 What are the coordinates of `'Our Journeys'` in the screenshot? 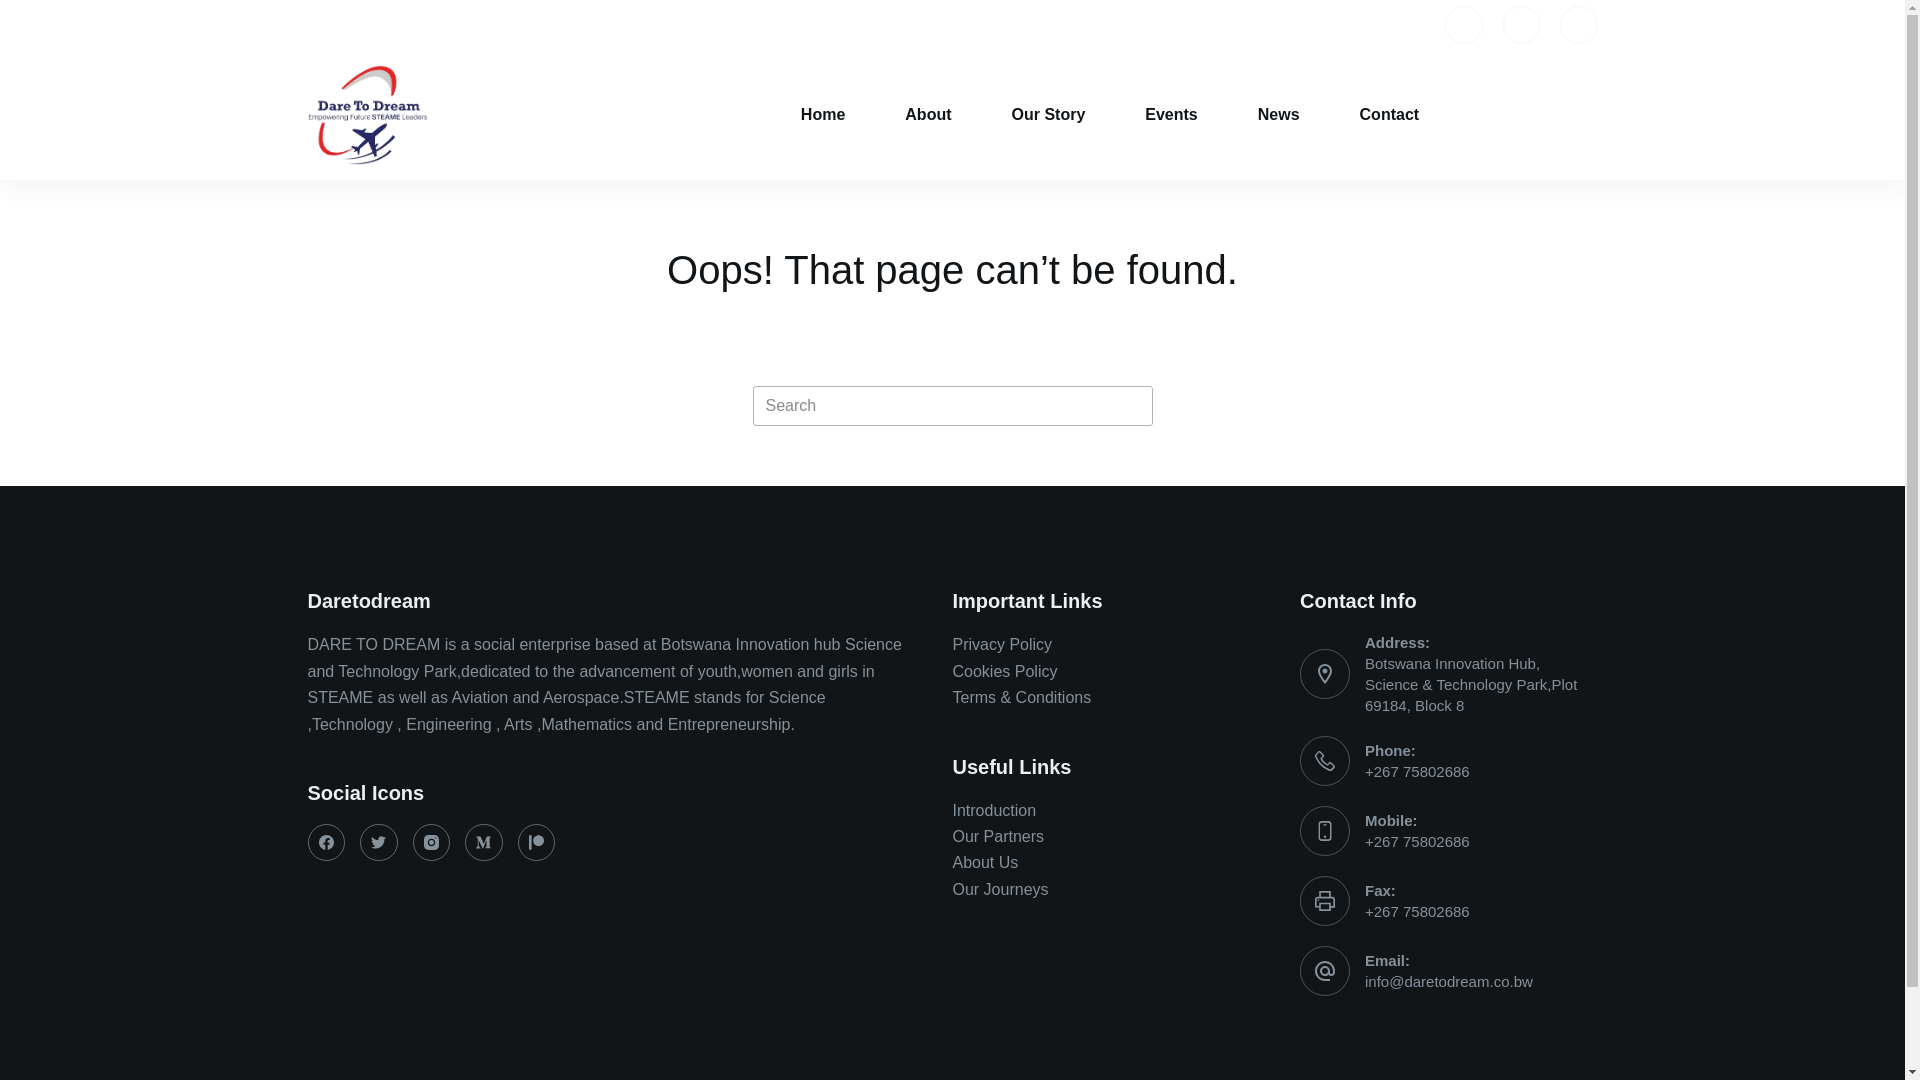 It's located at (950, 888).